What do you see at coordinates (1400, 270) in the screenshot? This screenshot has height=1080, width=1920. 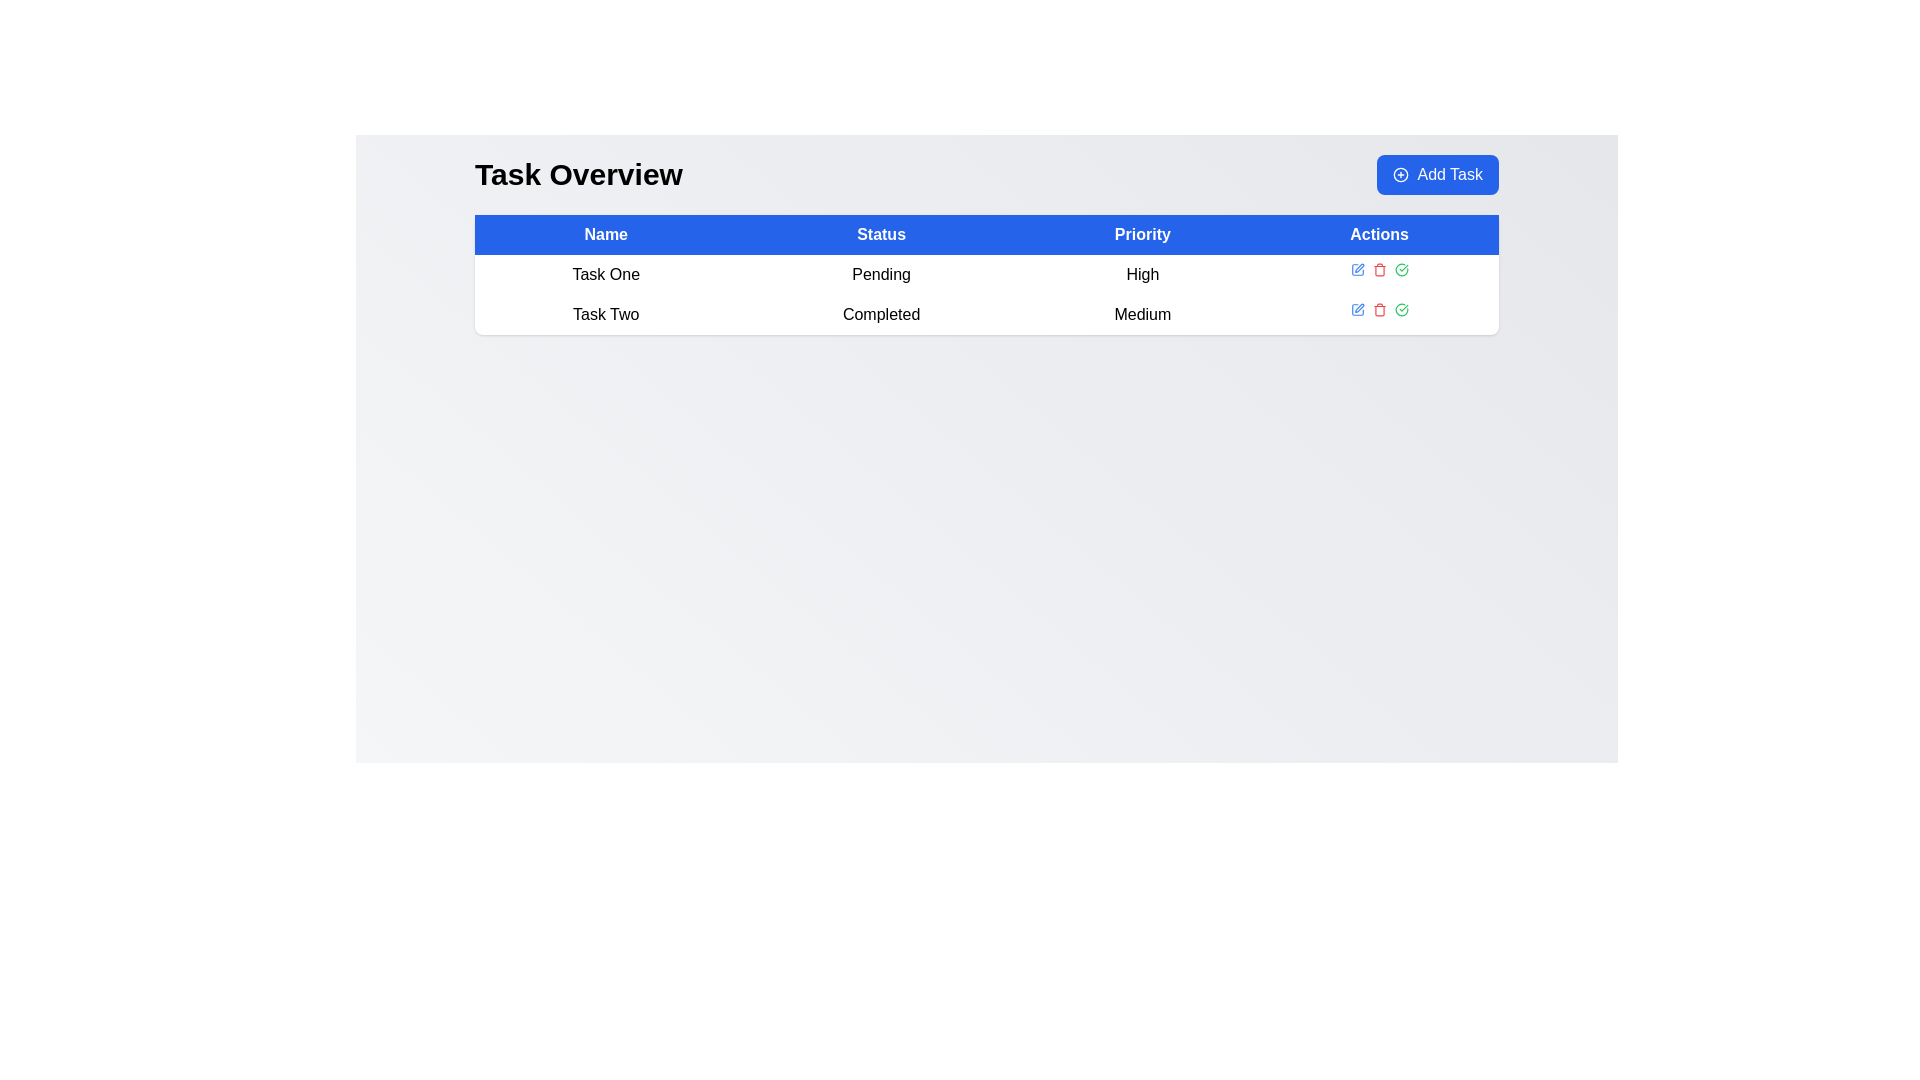 I see `the circular checkmark icon in the 'Actions' column for 'Task Two'` at bounding box center [1400, 270].